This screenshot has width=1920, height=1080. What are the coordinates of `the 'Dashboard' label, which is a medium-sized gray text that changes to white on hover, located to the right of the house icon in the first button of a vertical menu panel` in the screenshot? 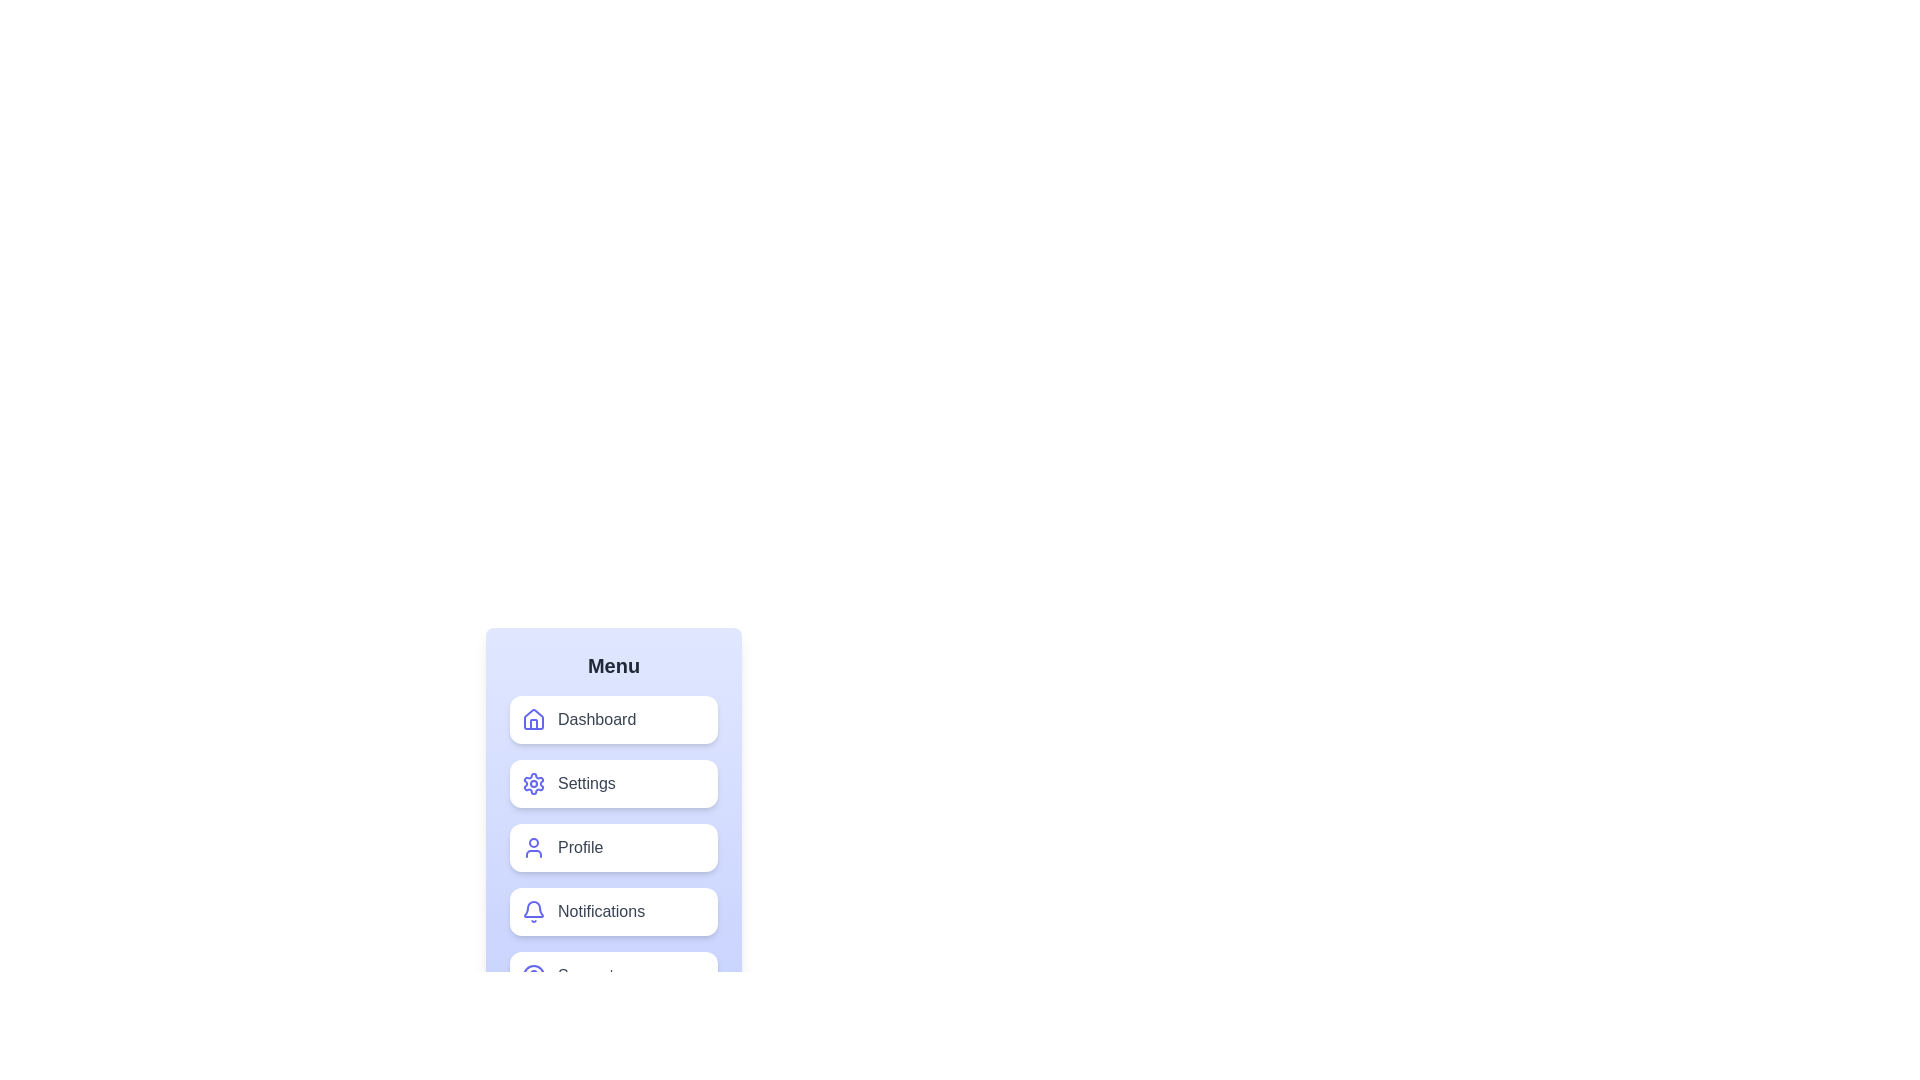 It's located at (596, 720).